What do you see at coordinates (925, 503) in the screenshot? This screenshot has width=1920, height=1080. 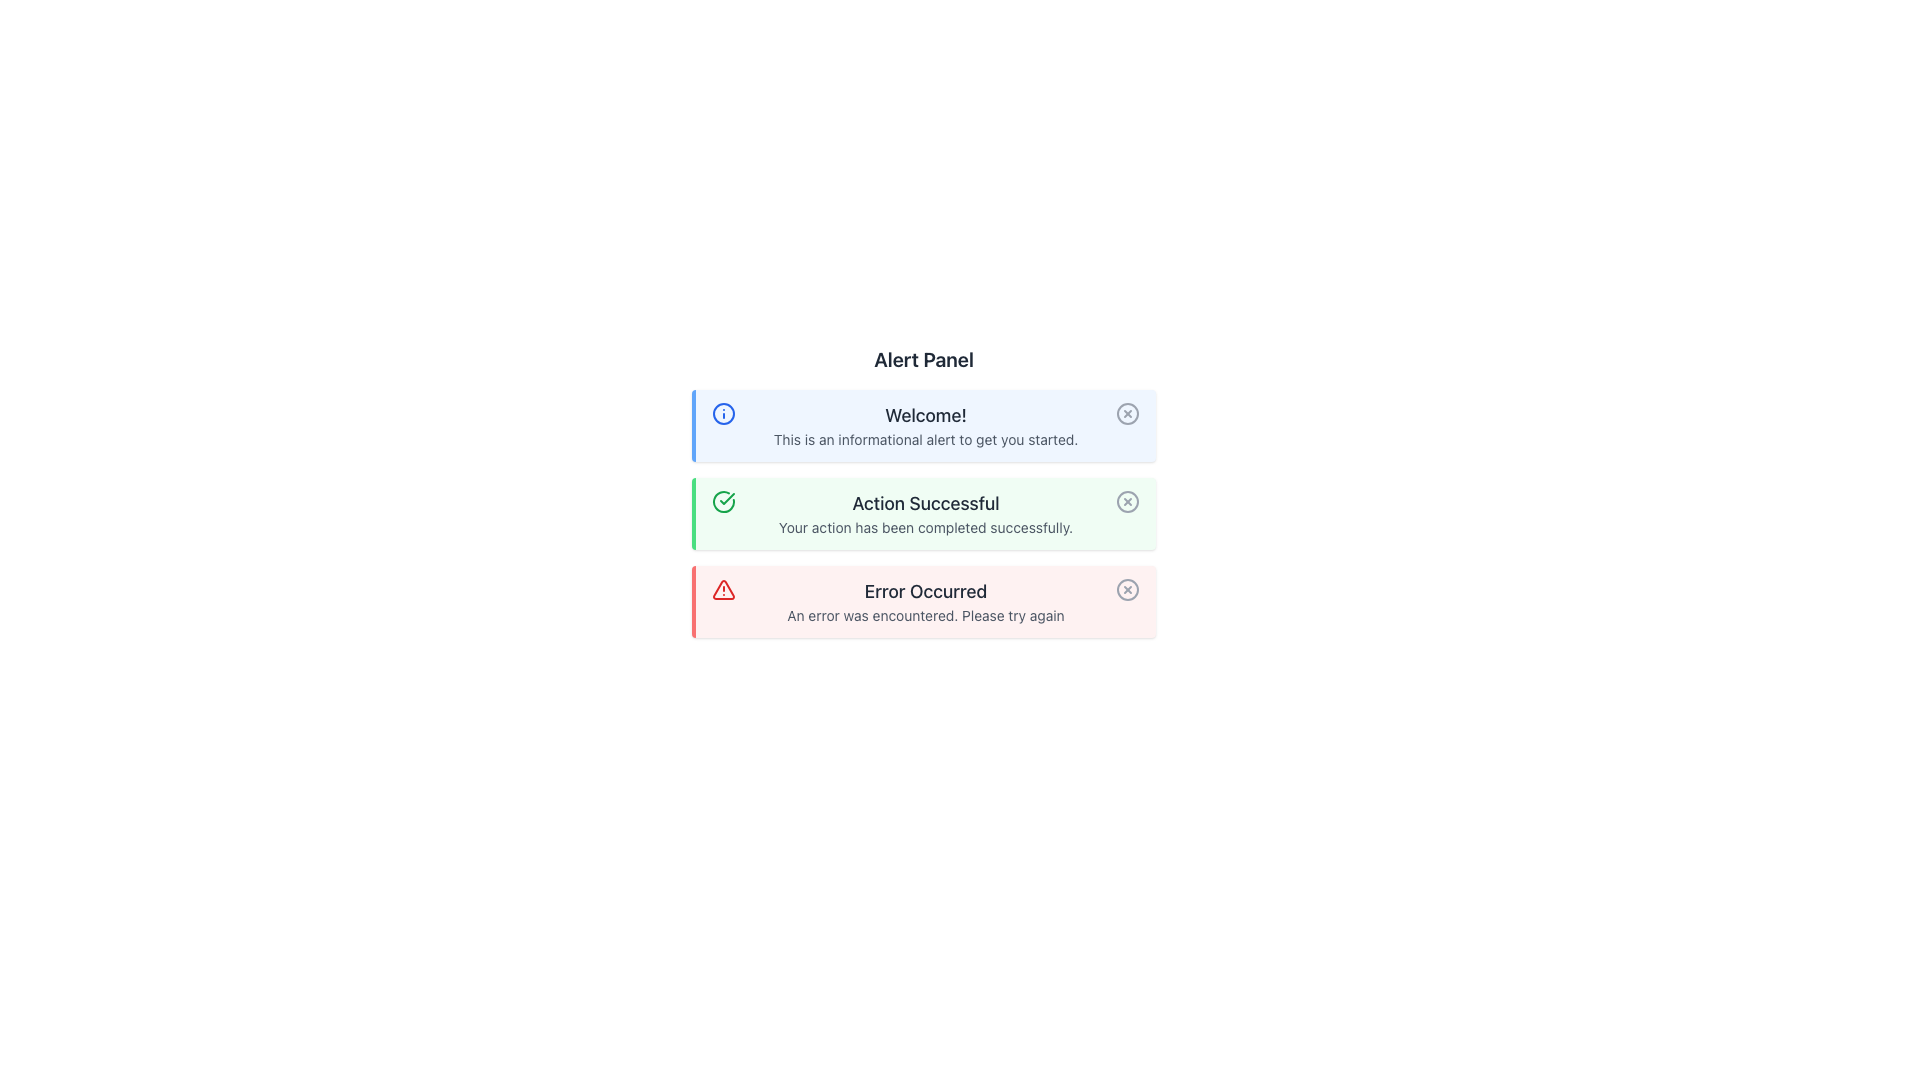 I see `the text label displaying 'Action Successful' in the notification panel, which is part of the second notification box in the stack` at bounding box center [925, 503].